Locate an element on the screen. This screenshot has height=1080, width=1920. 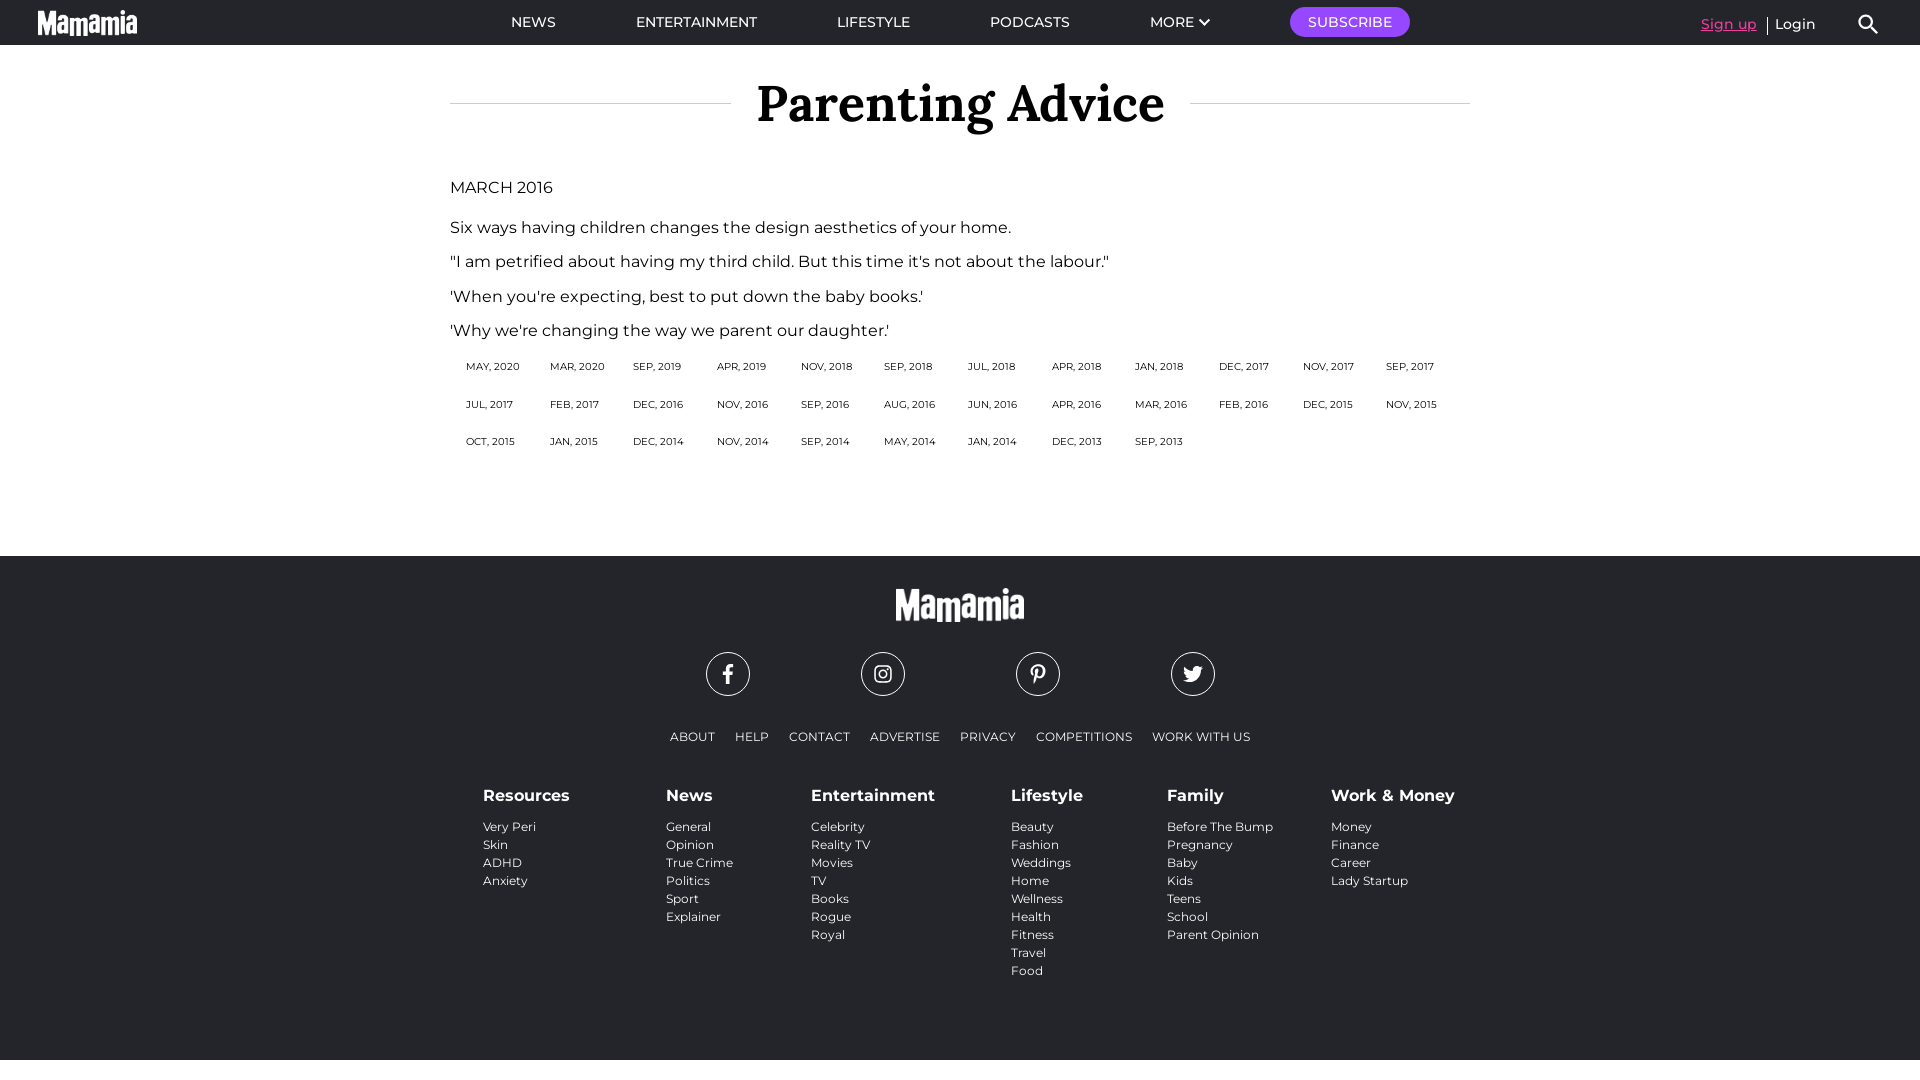
'General' is located at coordinates (688, 826).